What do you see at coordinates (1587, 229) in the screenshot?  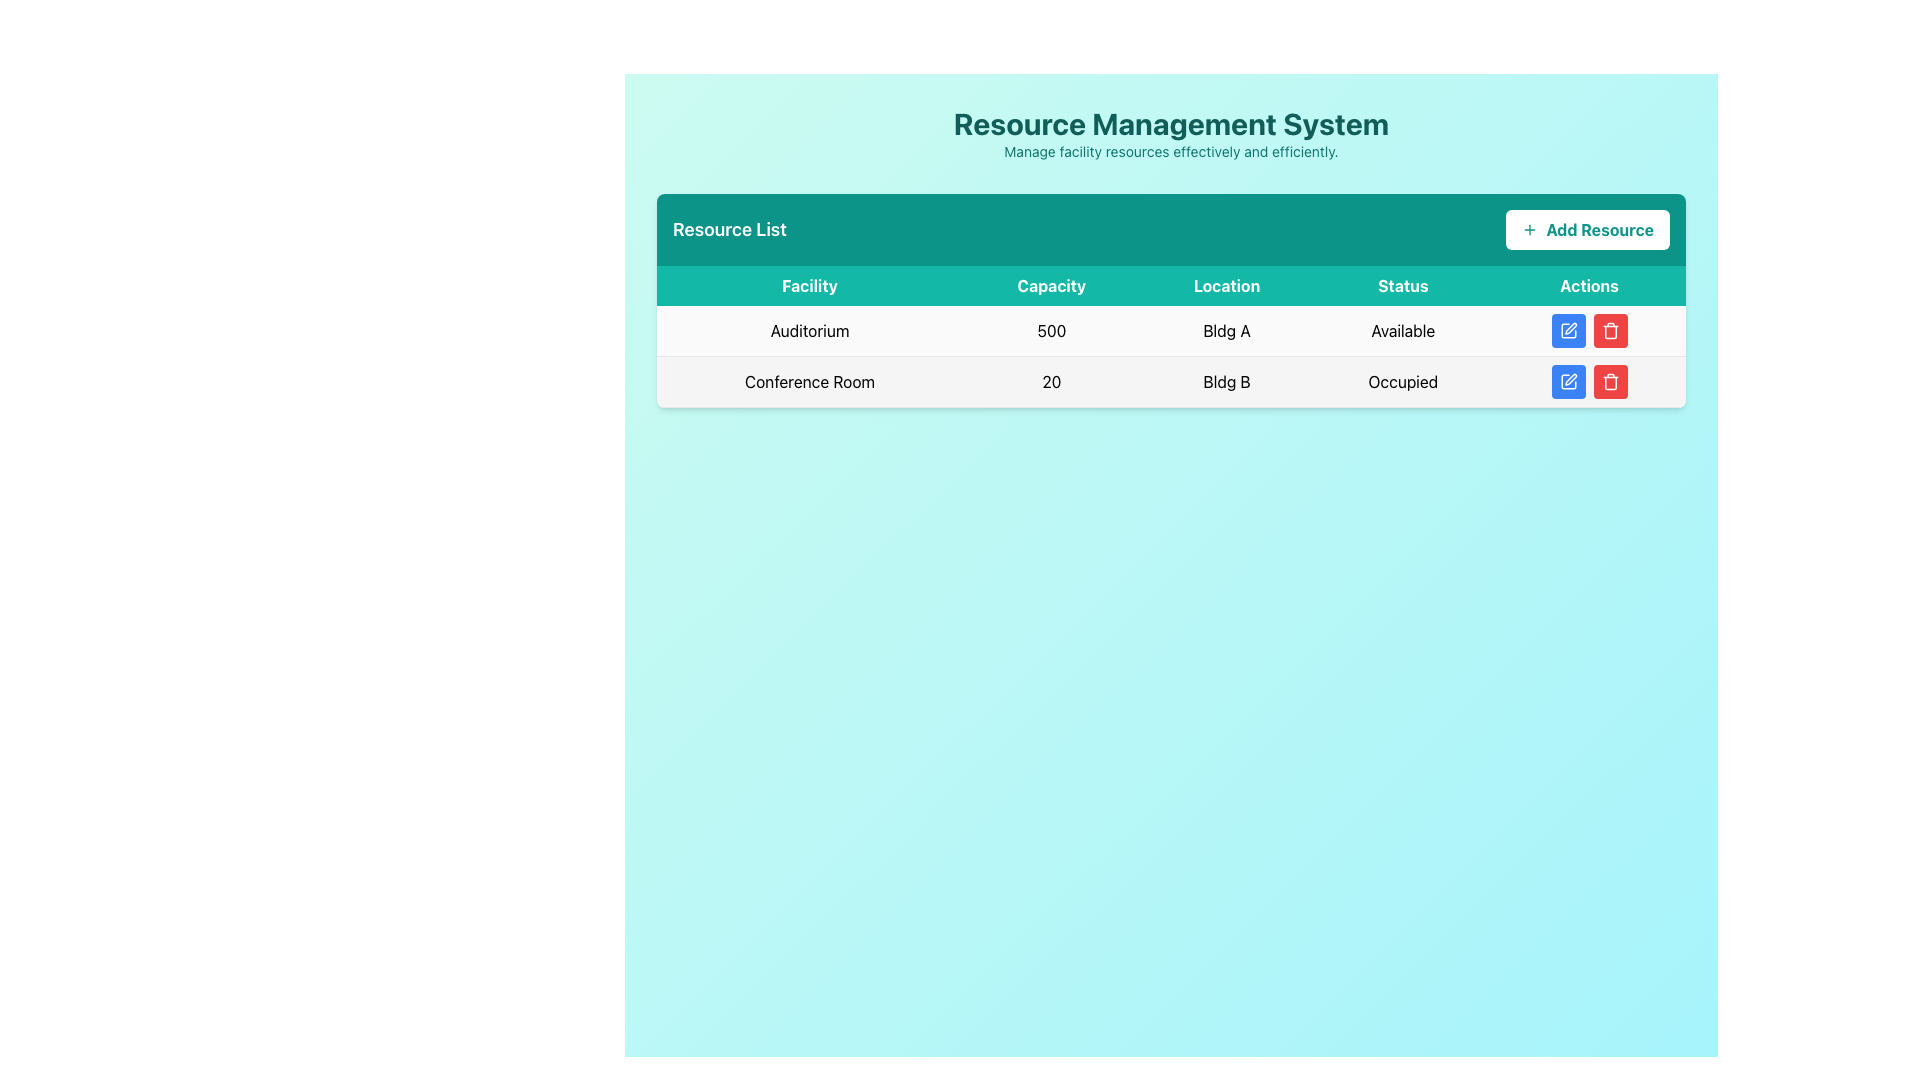 I see `the 'Add Resource' button, which is a button with bold teal text on a white background, located in the right corner of the teal header bar labeled 'Resource List'` at bounding box center [1587, 229].